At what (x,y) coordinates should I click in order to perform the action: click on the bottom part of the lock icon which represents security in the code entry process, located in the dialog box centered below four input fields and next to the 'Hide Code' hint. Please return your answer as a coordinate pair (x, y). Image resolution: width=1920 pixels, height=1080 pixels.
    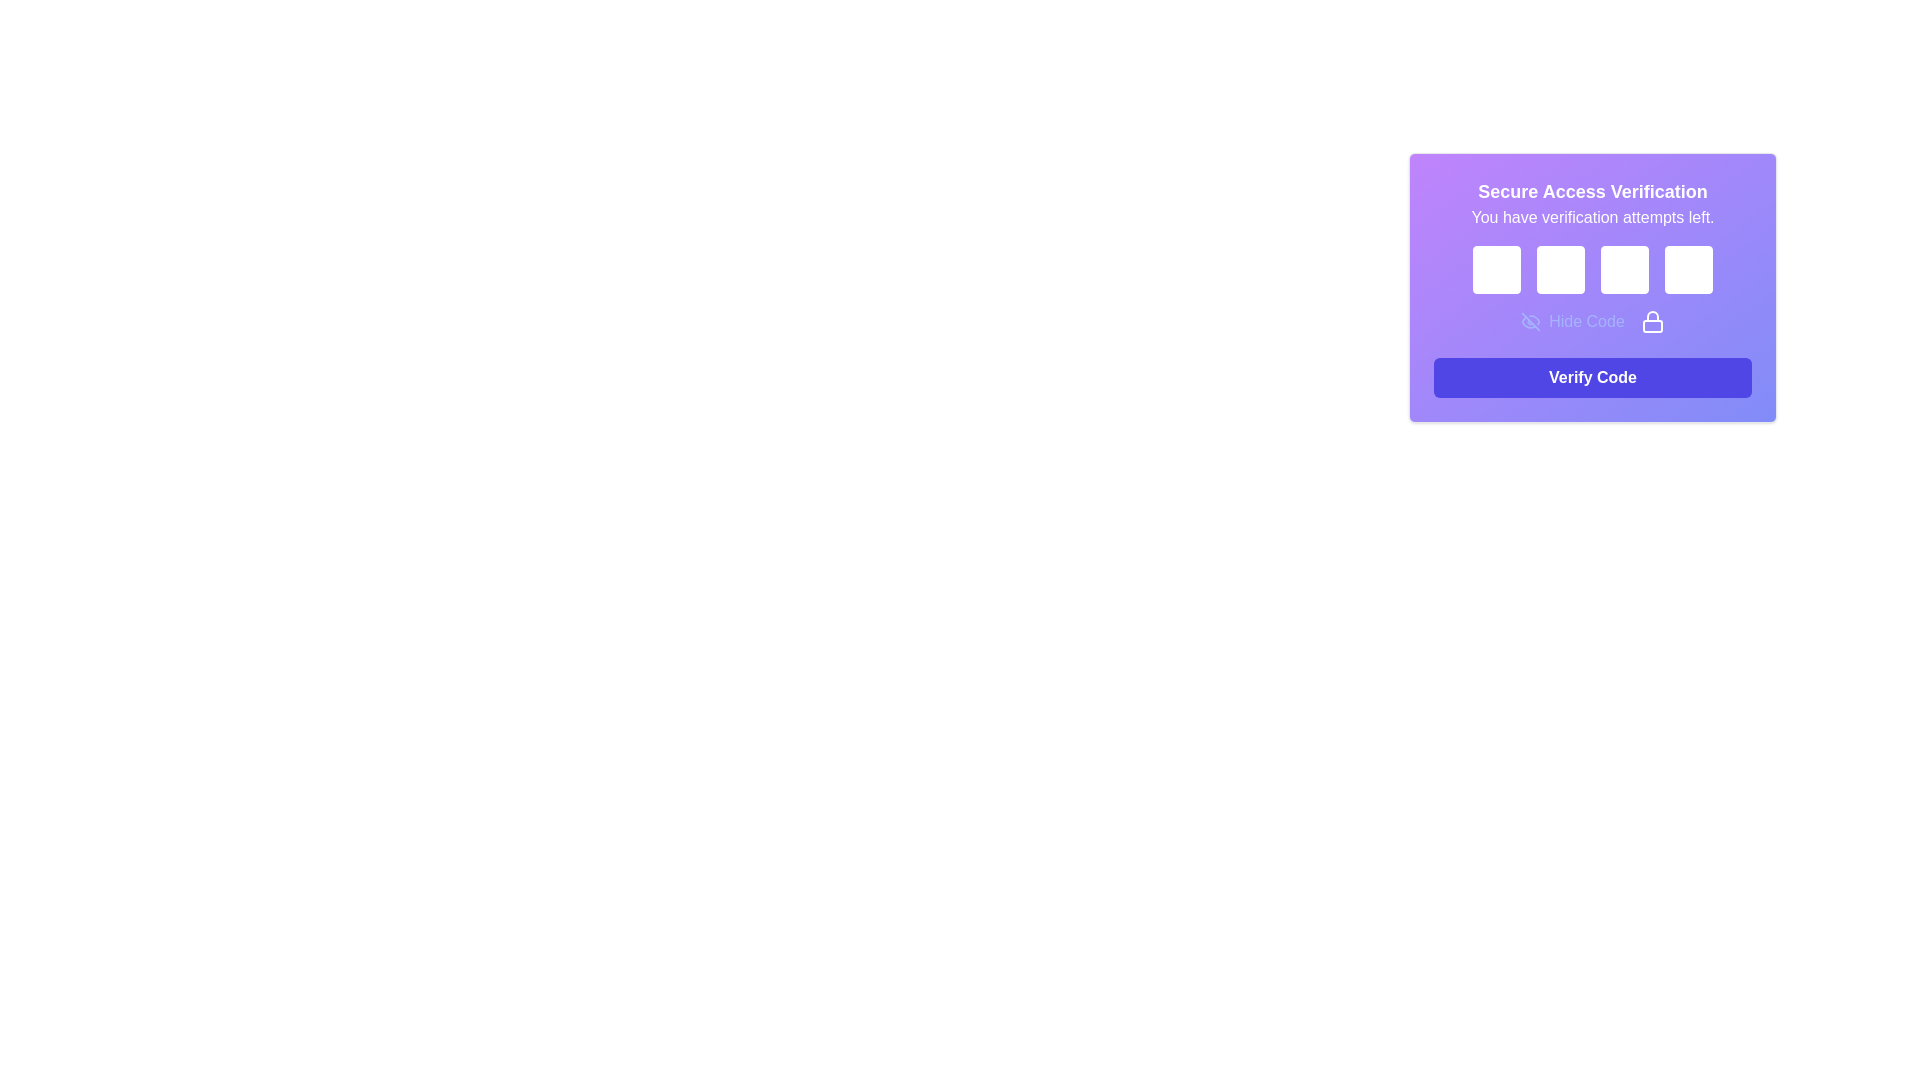
    Looking at the image, I should click on (1652, 325).